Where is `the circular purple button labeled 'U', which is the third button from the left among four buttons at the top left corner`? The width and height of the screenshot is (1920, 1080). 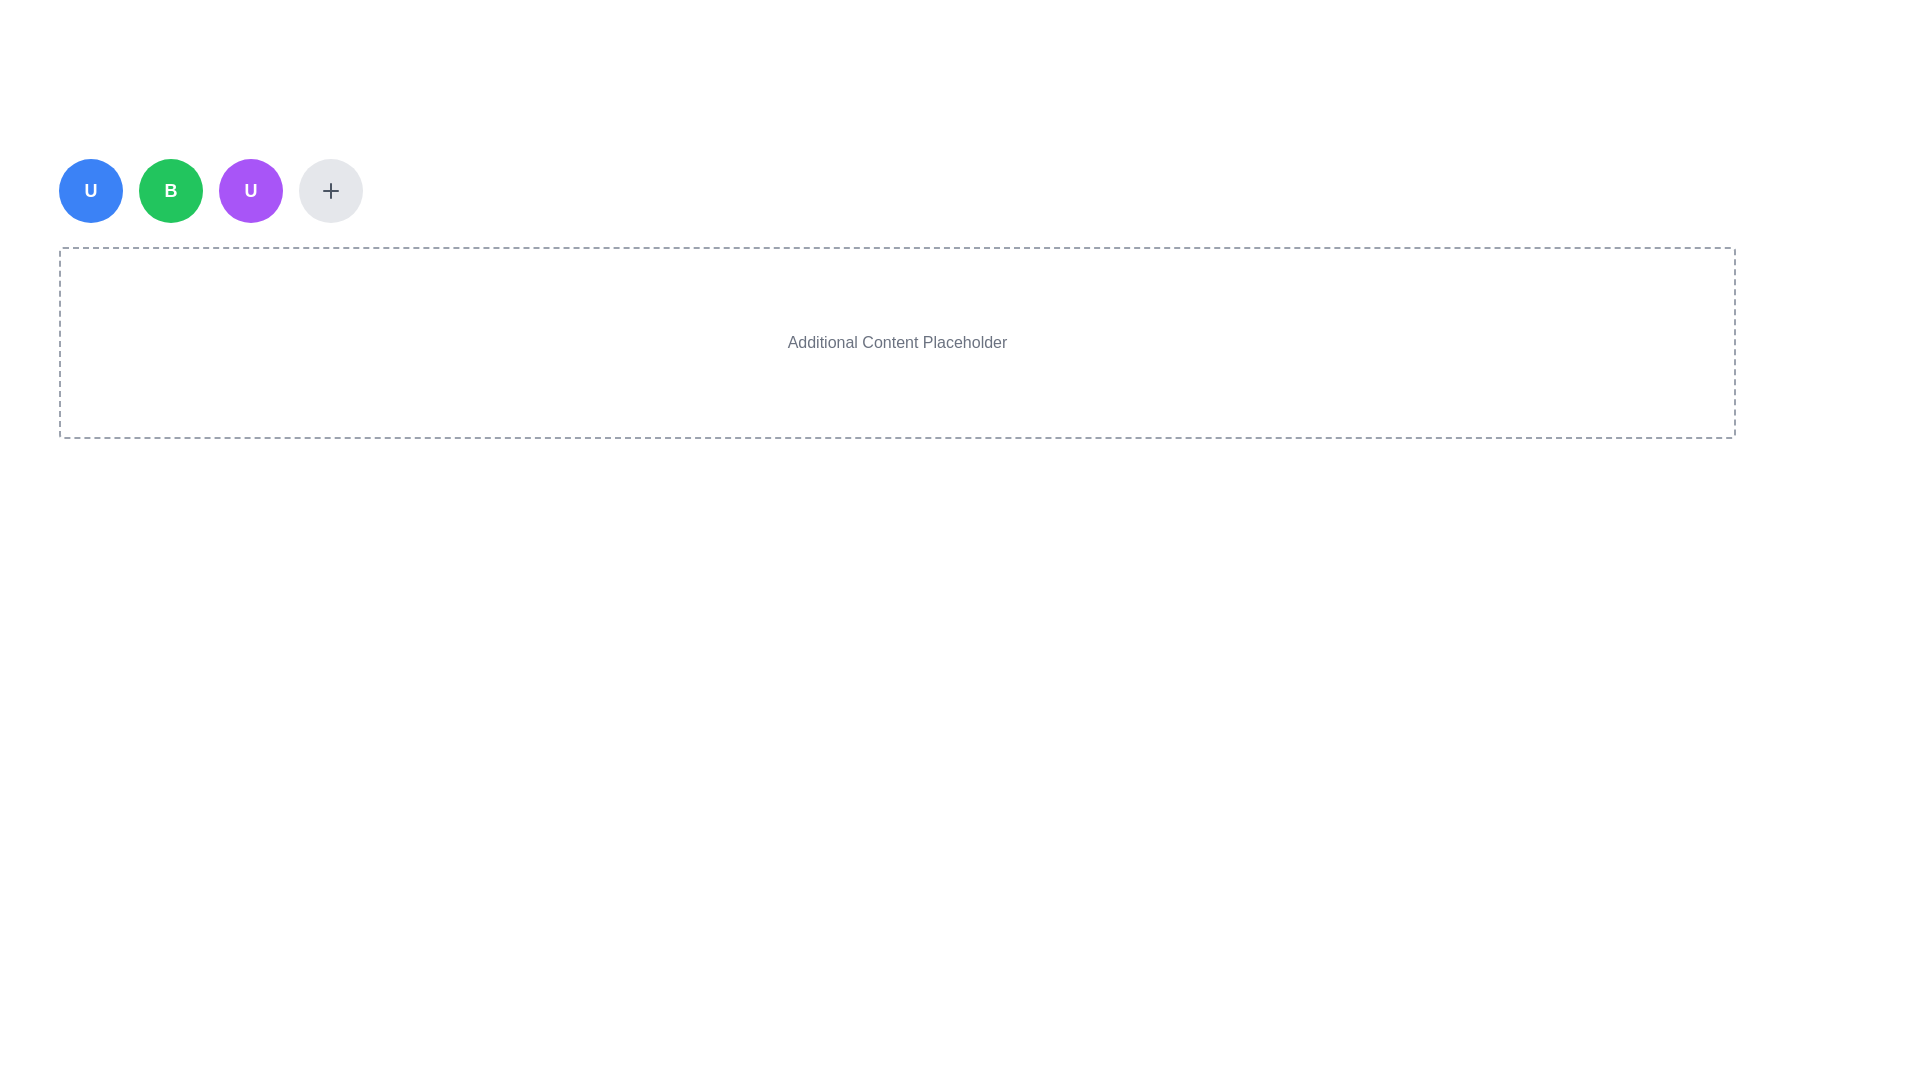
the circular purple button labeled 'U', which is the third button from the left among four buttons at the top left corner is located at coordinates (249, 249).